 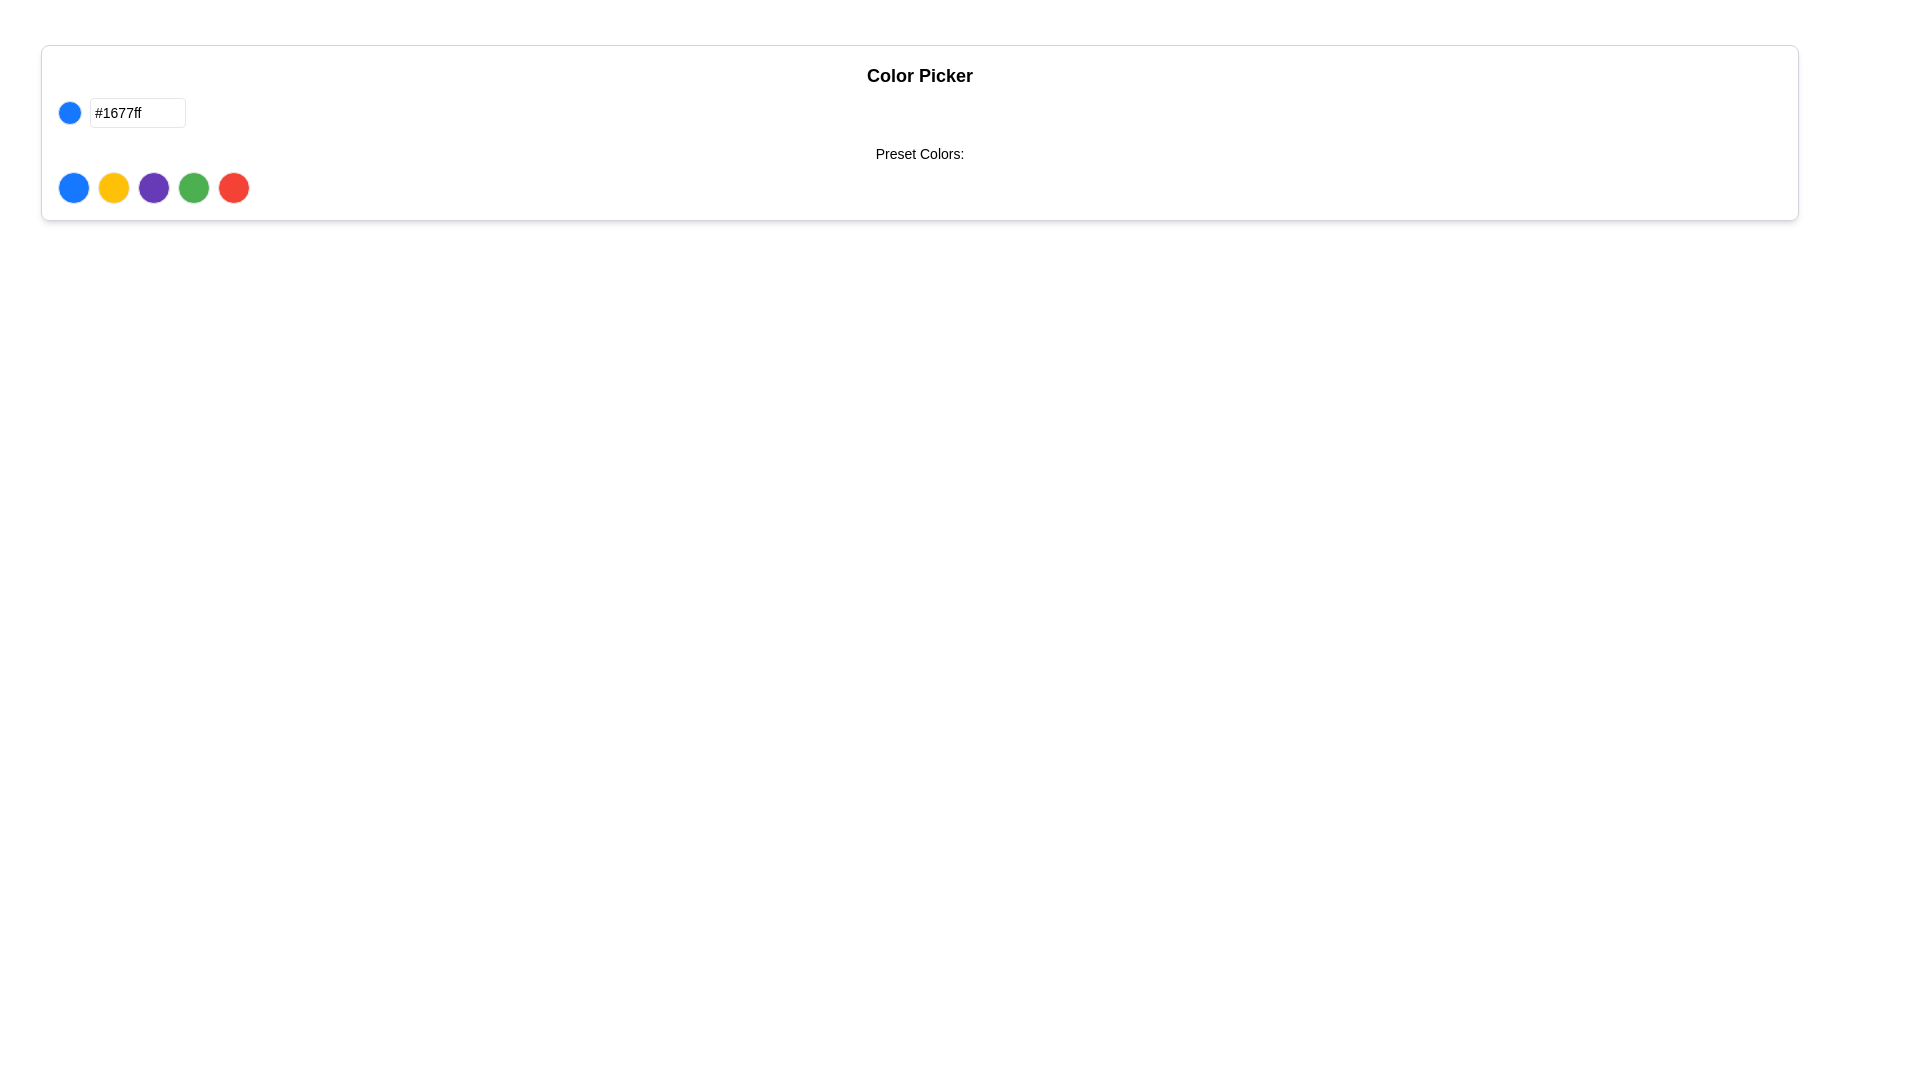 I want to click on the blue circular Color Indicator located to the left of the color code text box displaying '#1677ff', so click(x=70, y=112).